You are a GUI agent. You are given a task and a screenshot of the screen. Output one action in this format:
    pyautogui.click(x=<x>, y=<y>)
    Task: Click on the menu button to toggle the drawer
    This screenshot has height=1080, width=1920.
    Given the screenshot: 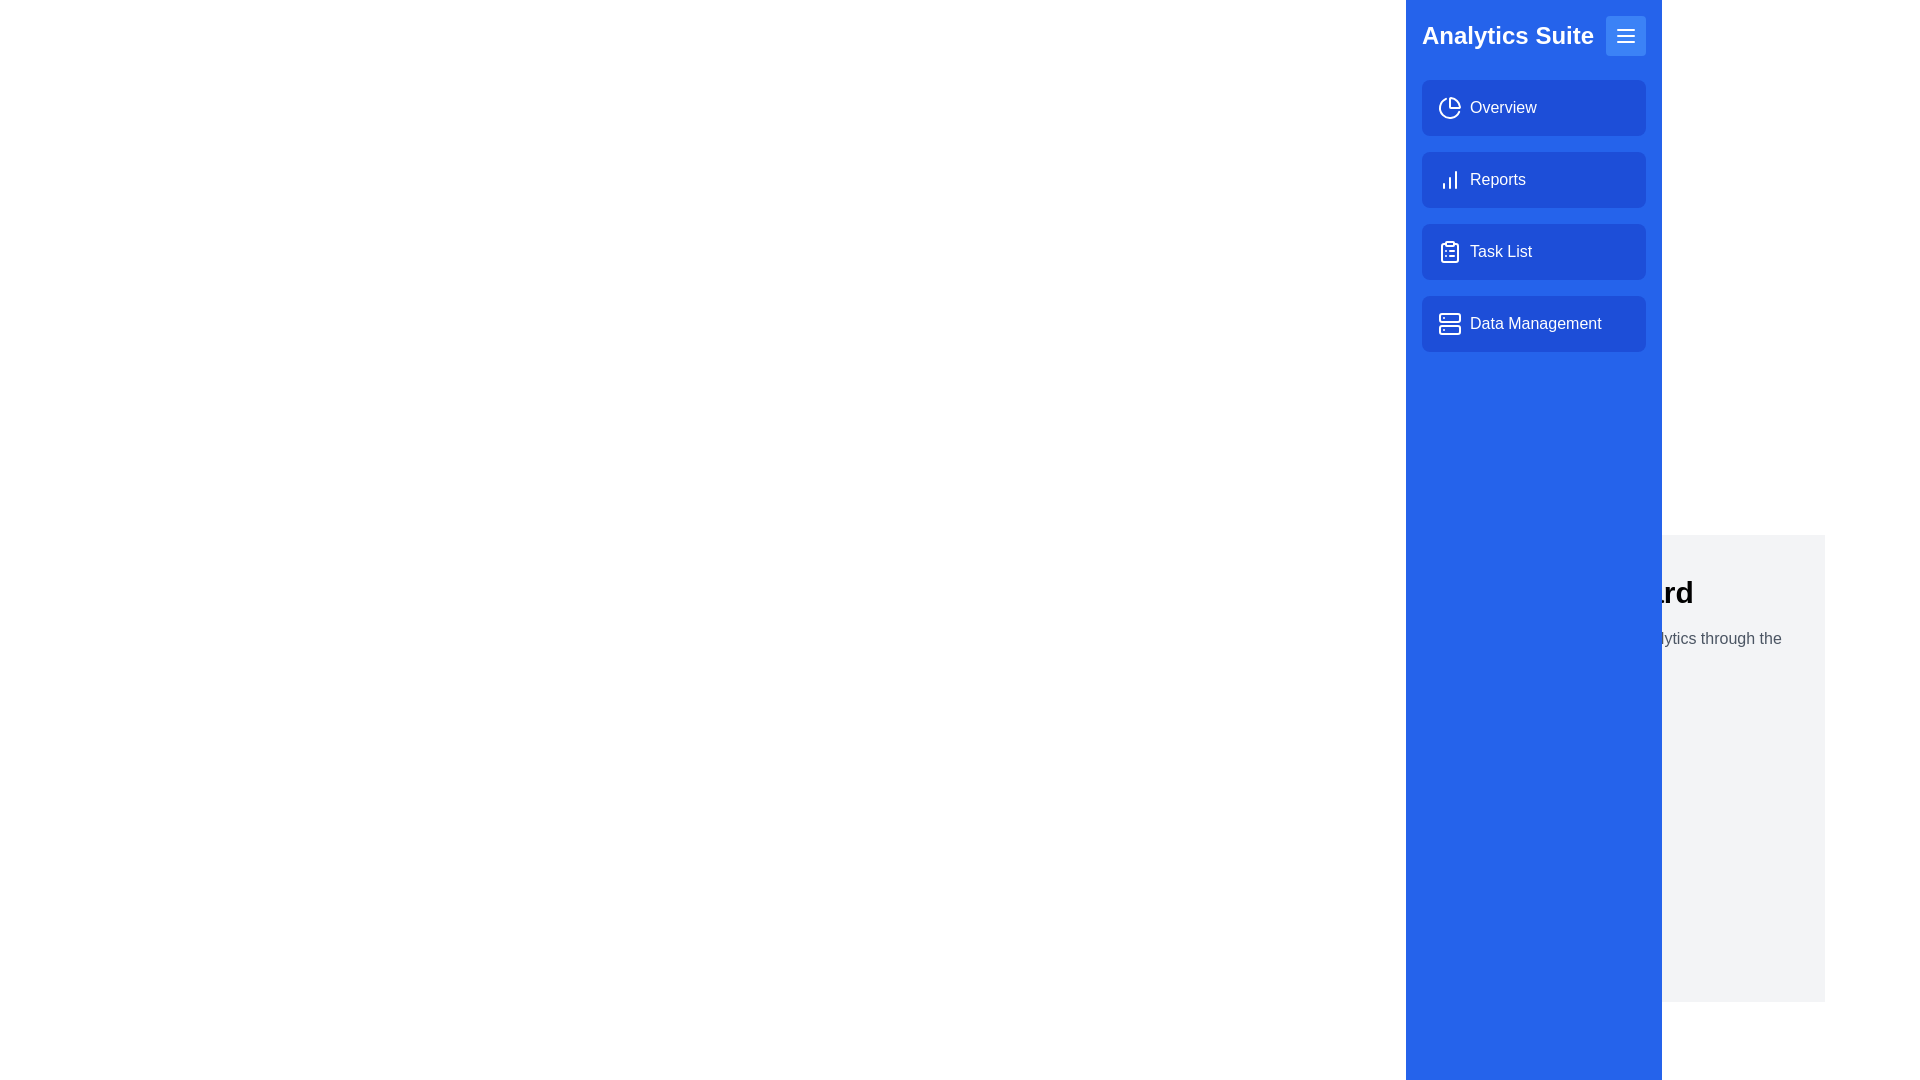 What is the action you would take?
    pyautogui.click(x=1626, y=35)
    